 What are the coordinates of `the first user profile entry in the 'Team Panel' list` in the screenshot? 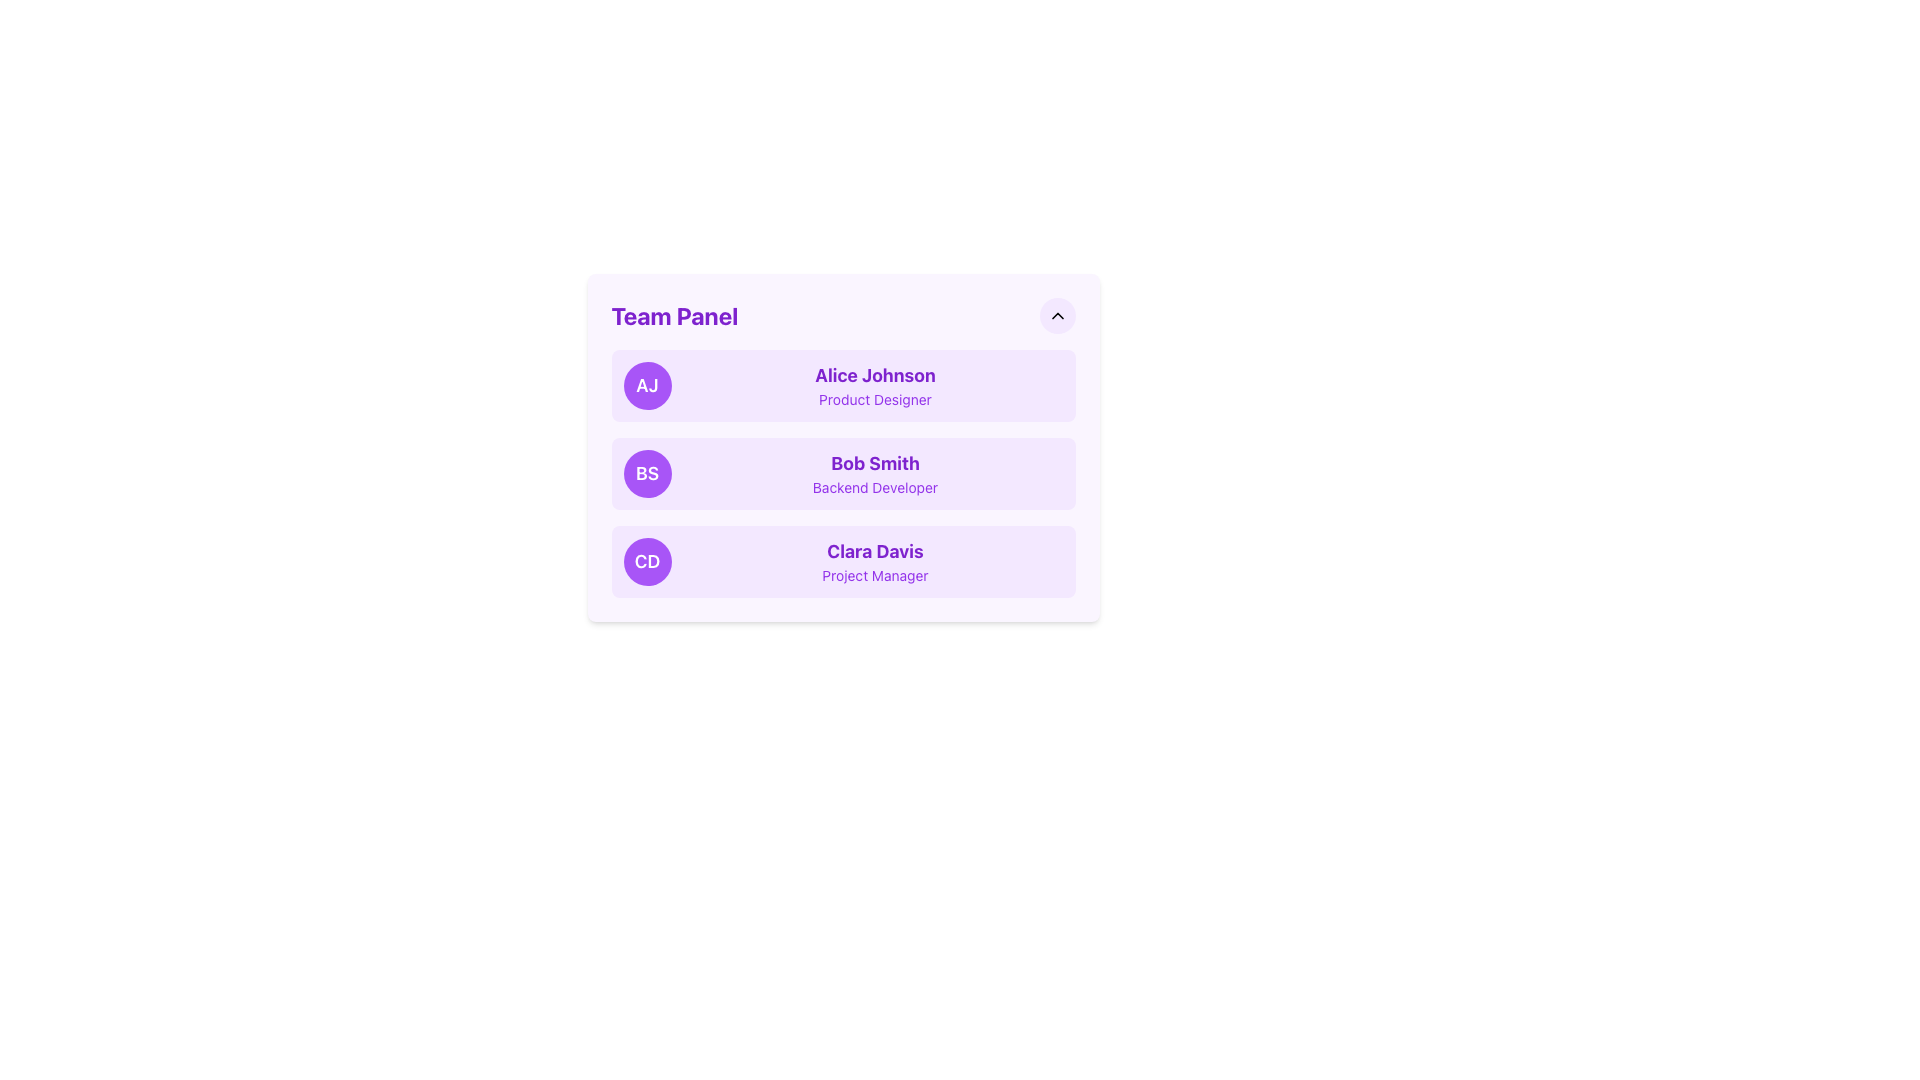 It's located at (843, 385).